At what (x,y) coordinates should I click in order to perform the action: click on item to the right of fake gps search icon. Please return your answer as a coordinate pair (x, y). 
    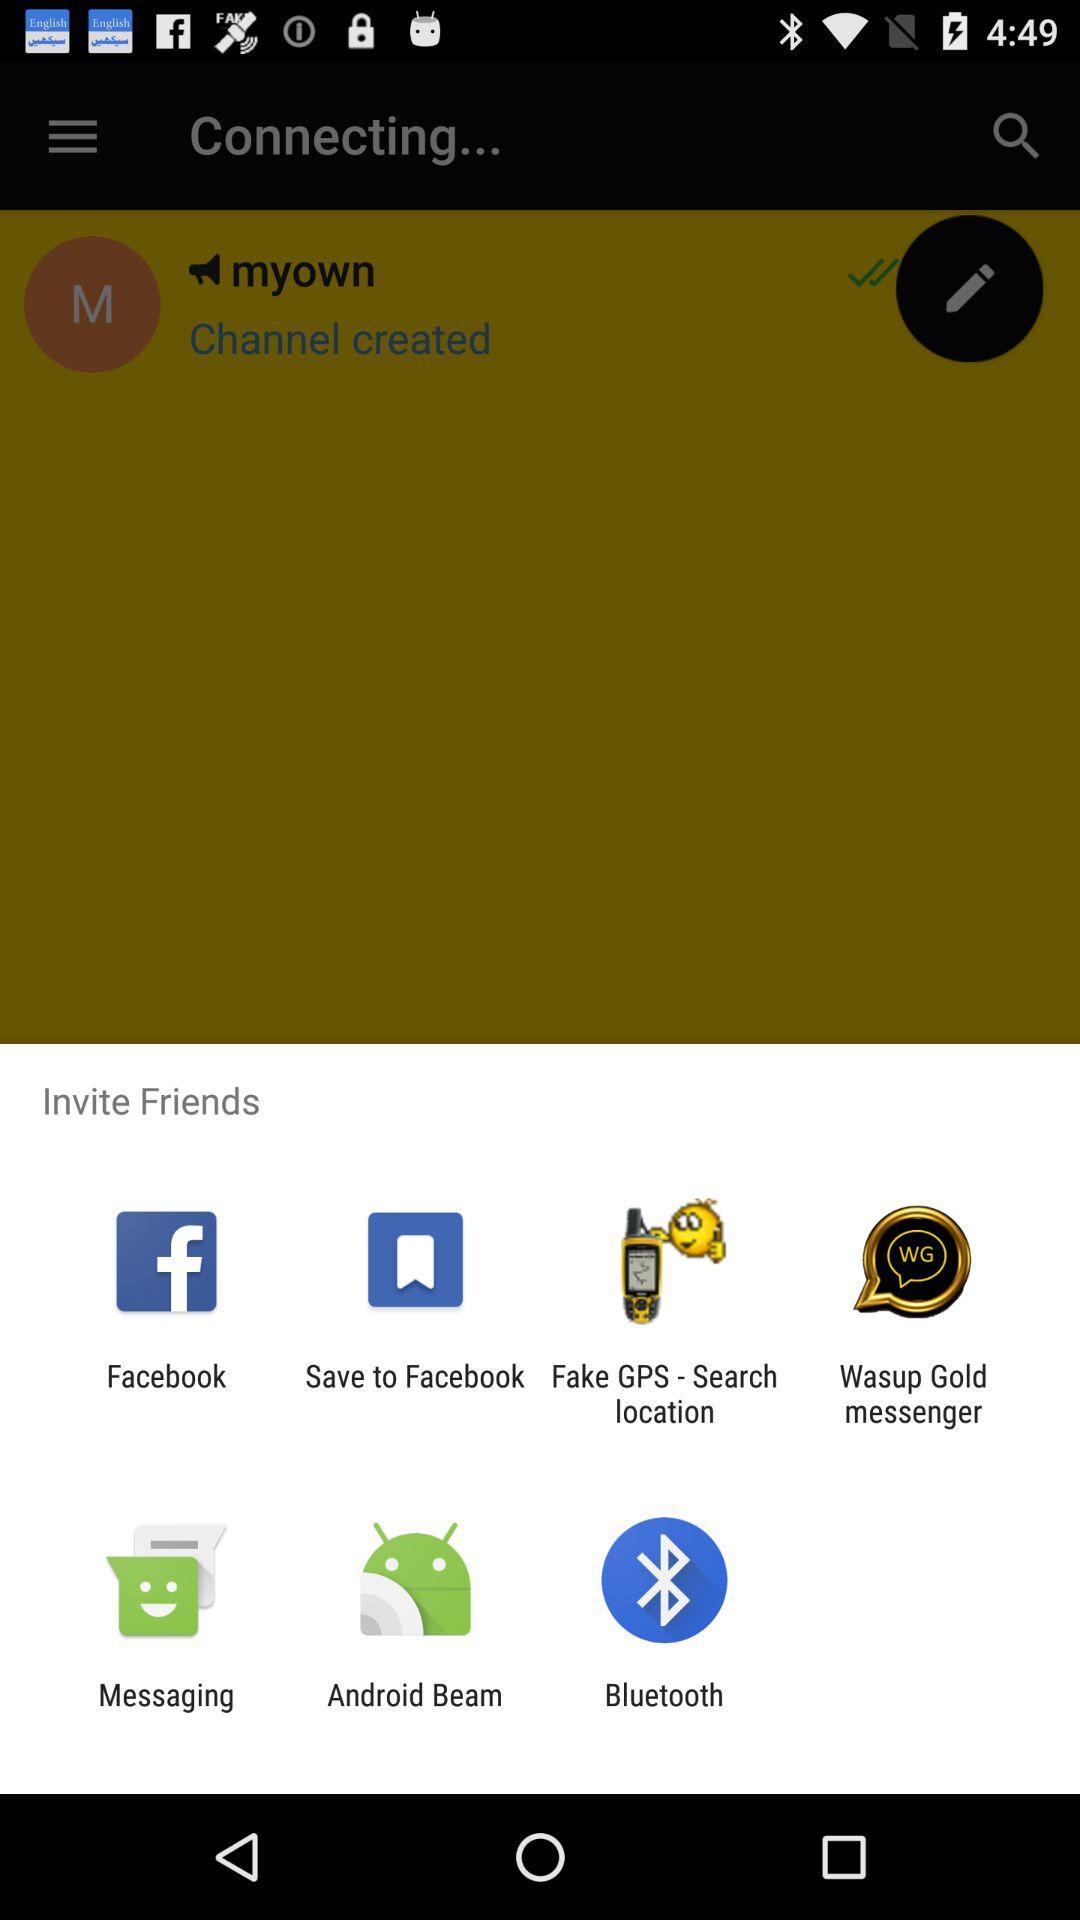
    Looking at the image, I should click on (913, 1392).